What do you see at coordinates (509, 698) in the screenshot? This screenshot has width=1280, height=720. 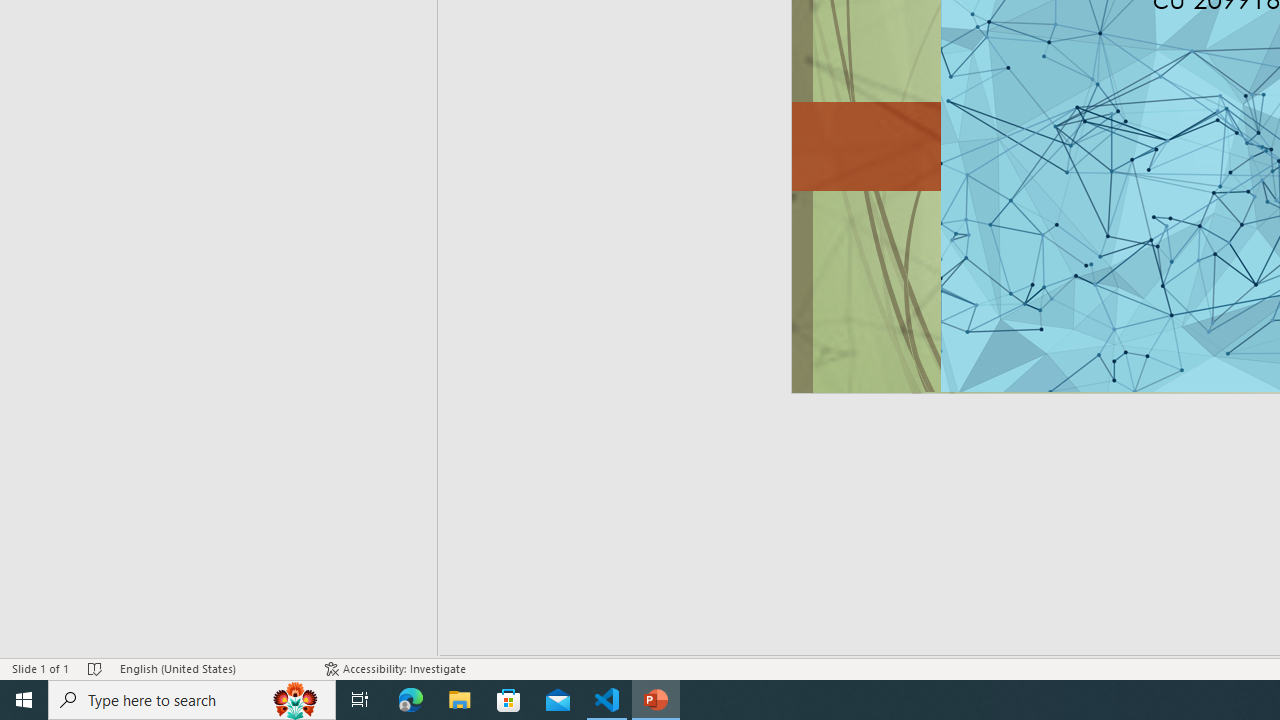 I see `'Microsoft Store'` at bounding box center [509, 698].